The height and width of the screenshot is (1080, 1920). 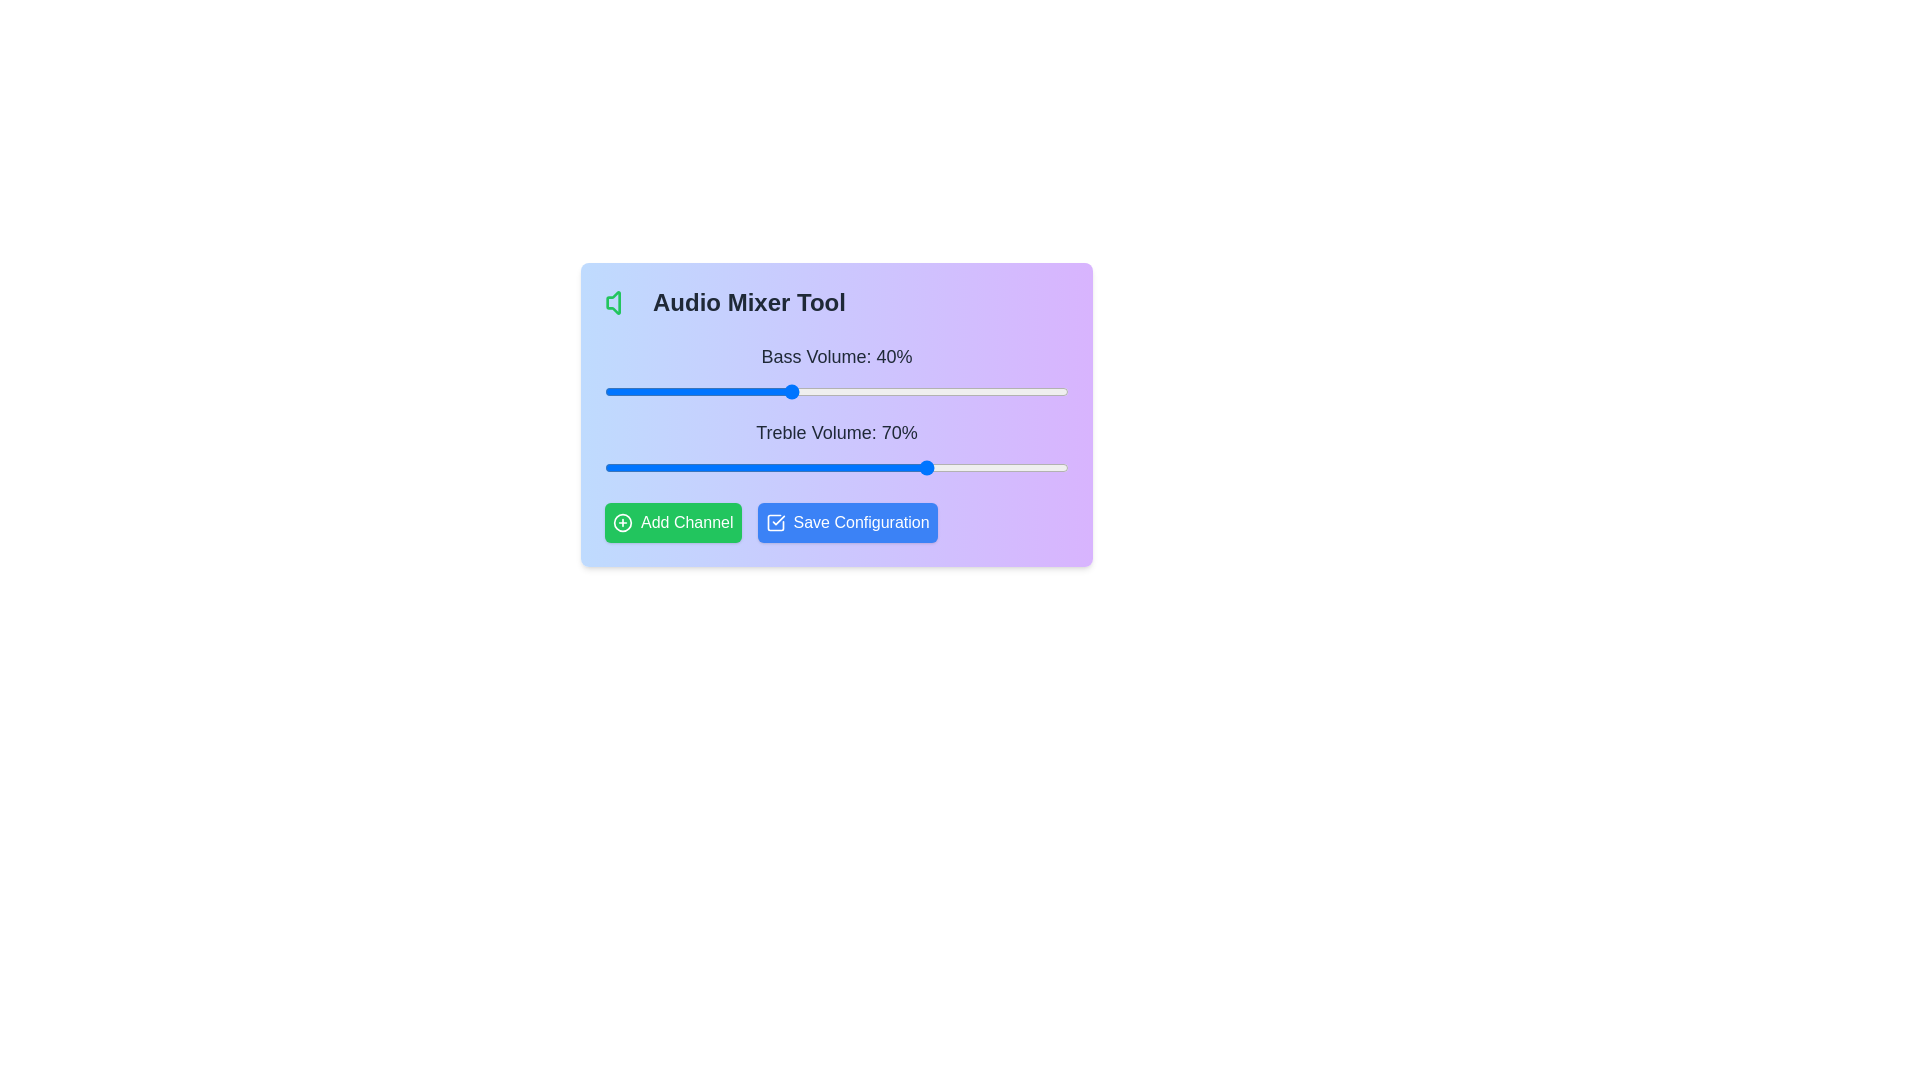 What do you see at coordinates (774, 522) in the screenshot?
I see `the toggle or confirmation Icon Button located in the bottom-right corner of the interface` at bounding box center [774, 522].